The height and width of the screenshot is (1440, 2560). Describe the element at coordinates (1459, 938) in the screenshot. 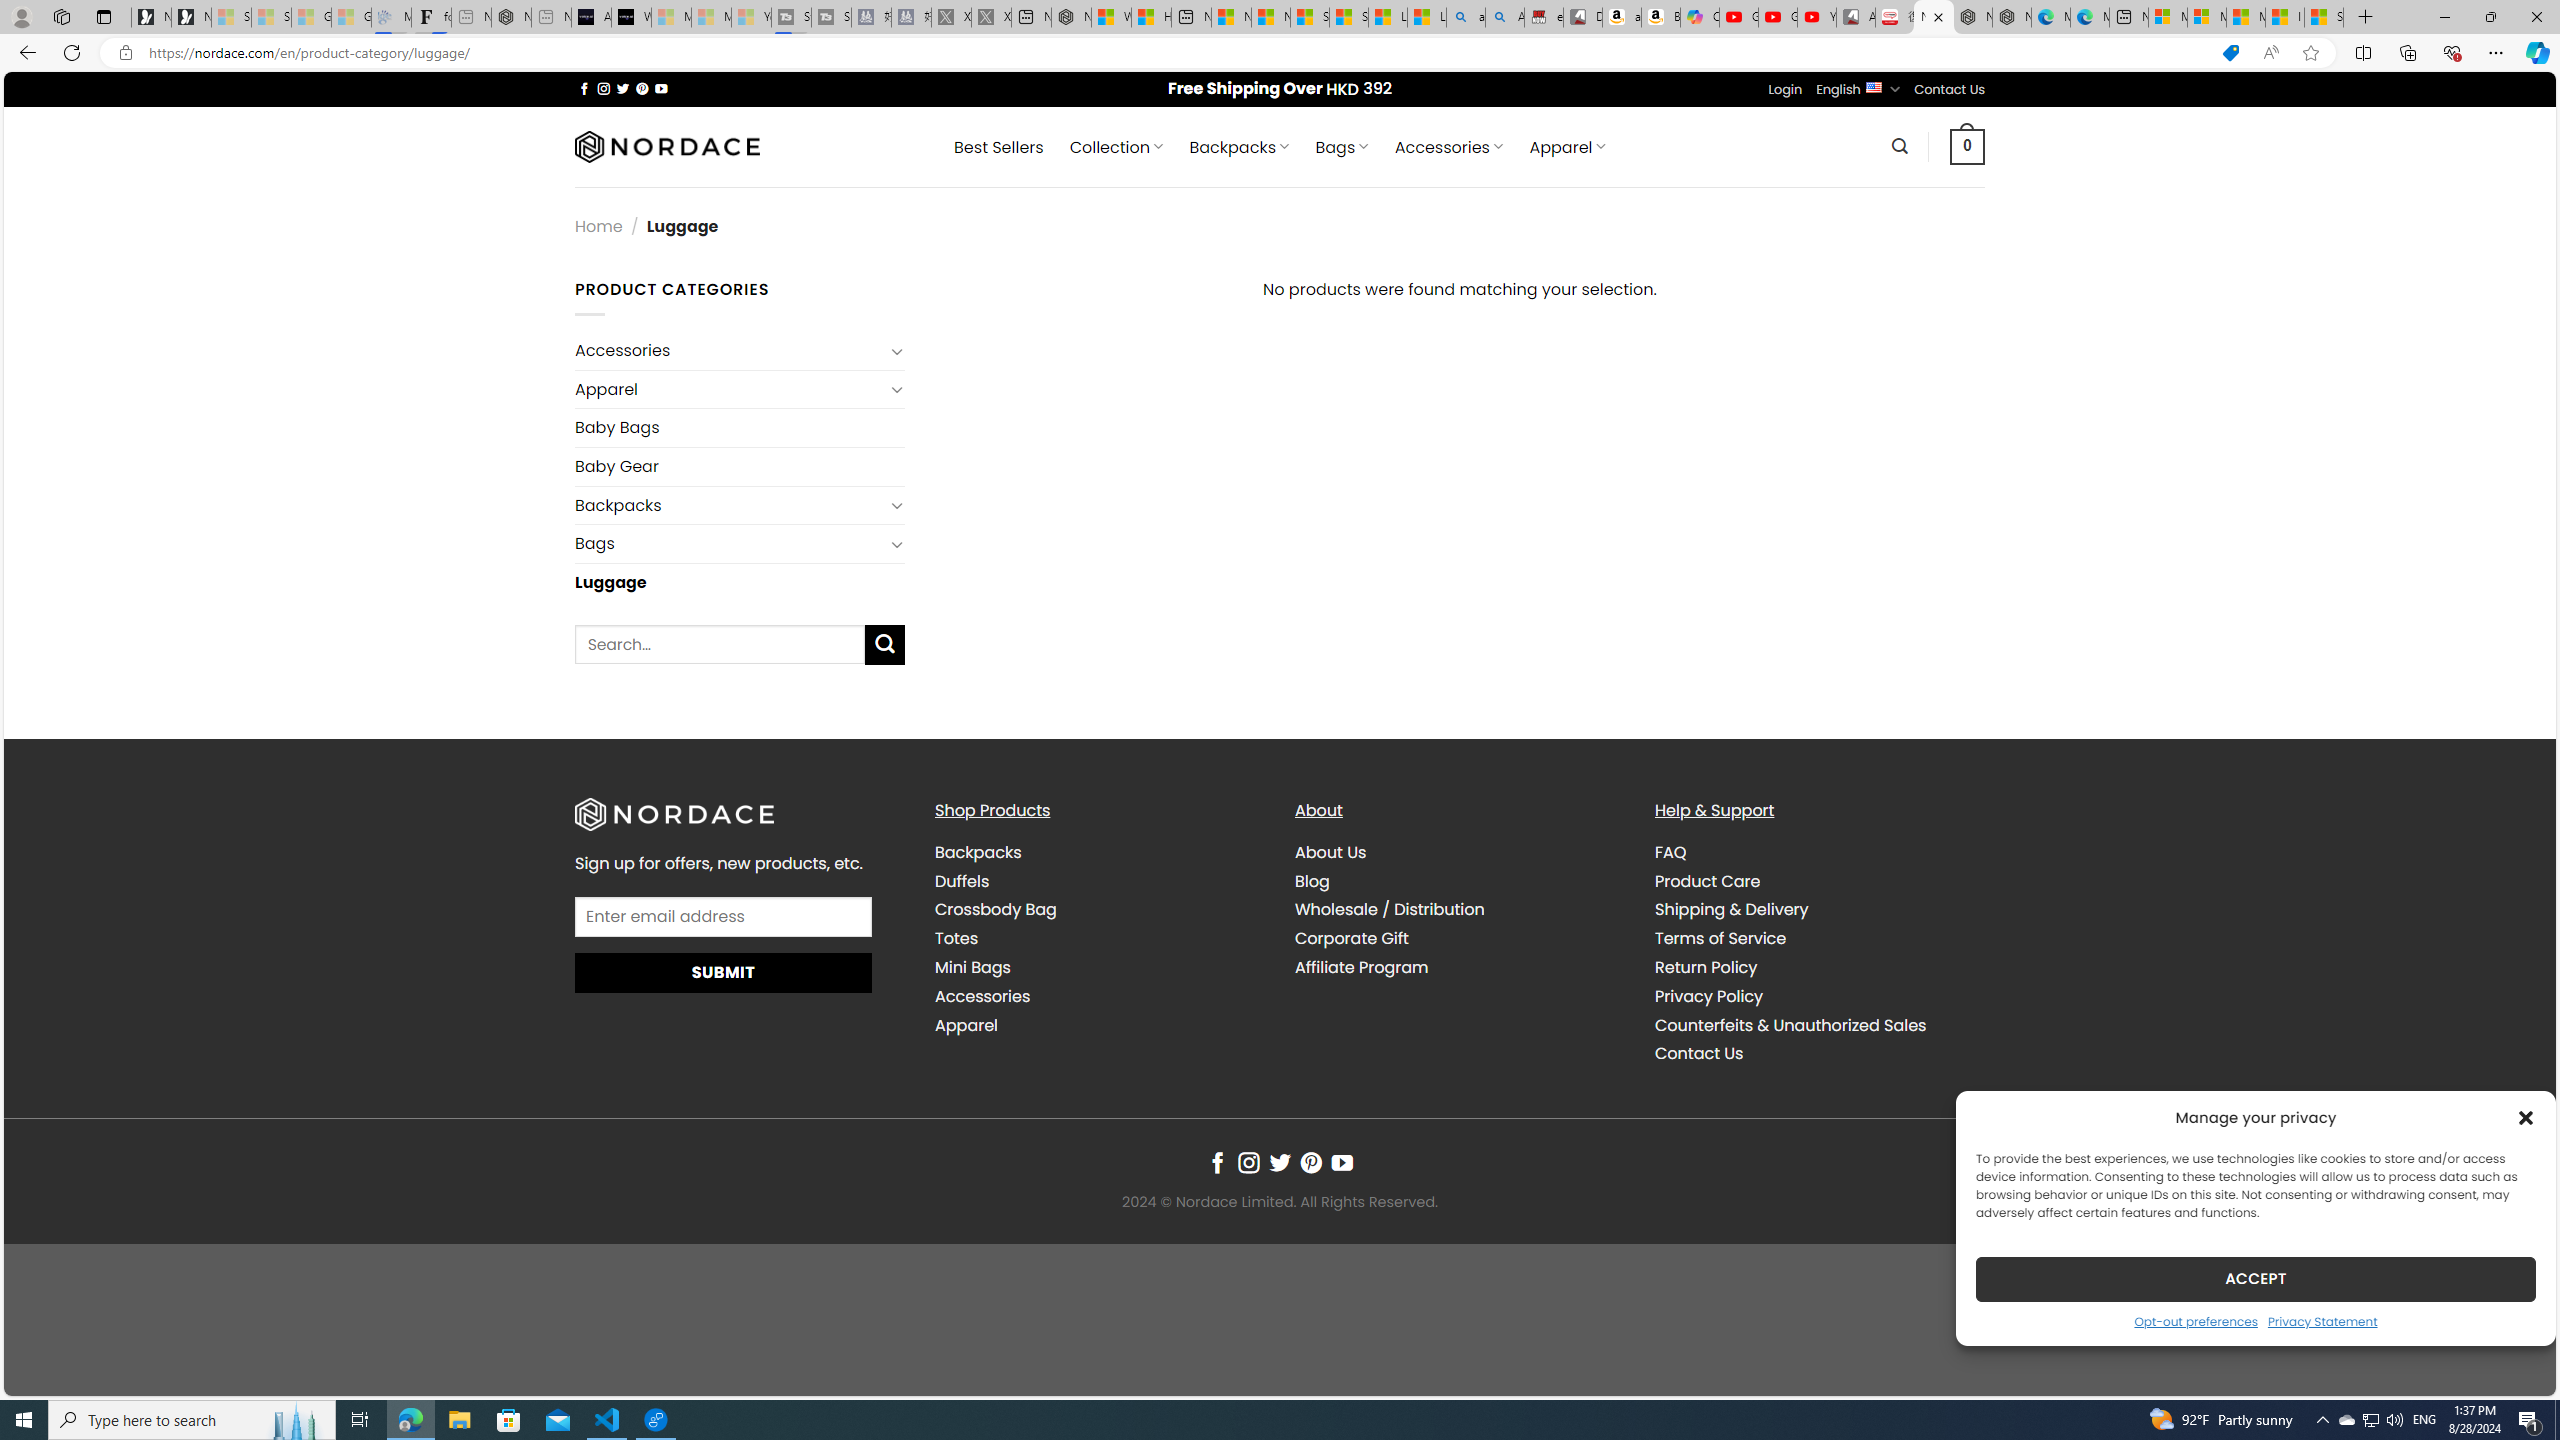

I see `'Corporate Gift'` at that location.